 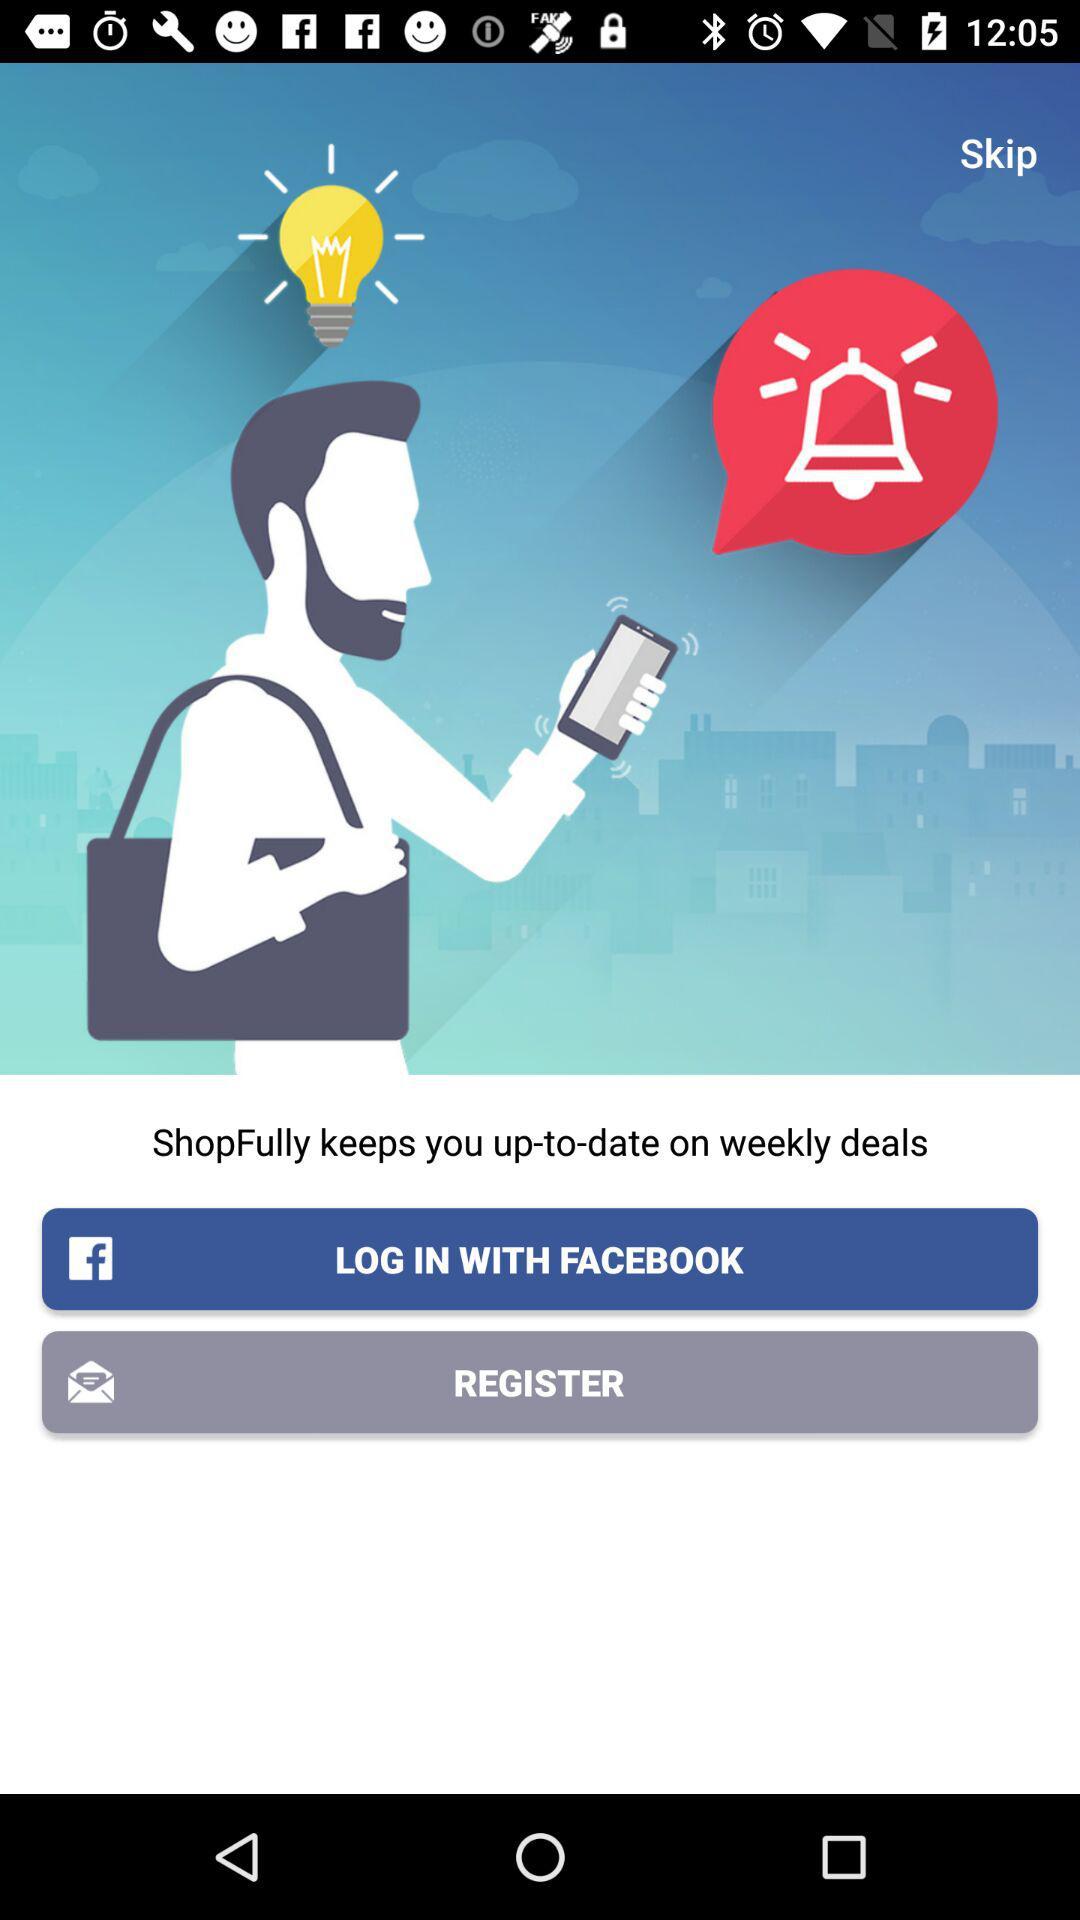 What do you see at coordinates (999, 151) in the screenshot?
I see `skip` at bounding box center [999, 151].